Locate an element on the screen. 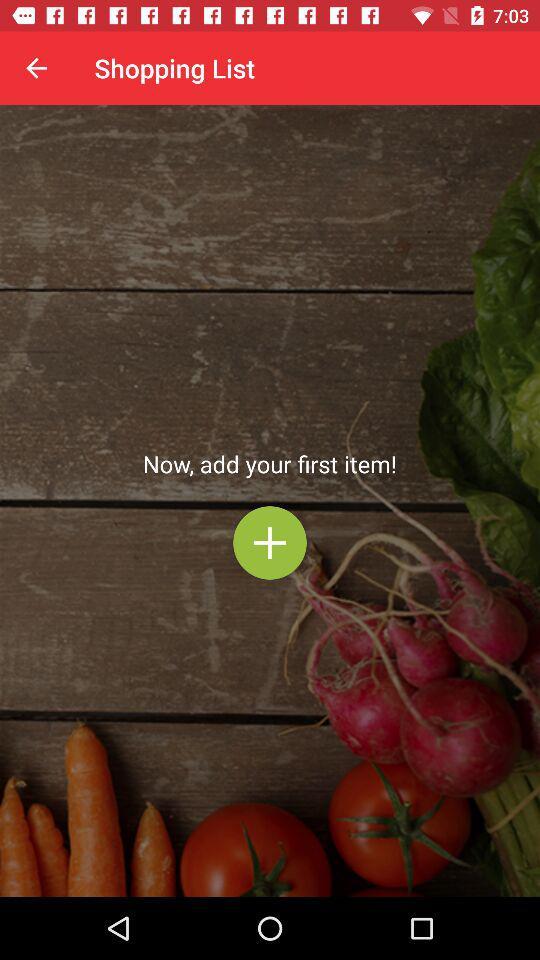 The height and width of the screenshot is (960, 540). the add icon is located at coordinates (270, 542).